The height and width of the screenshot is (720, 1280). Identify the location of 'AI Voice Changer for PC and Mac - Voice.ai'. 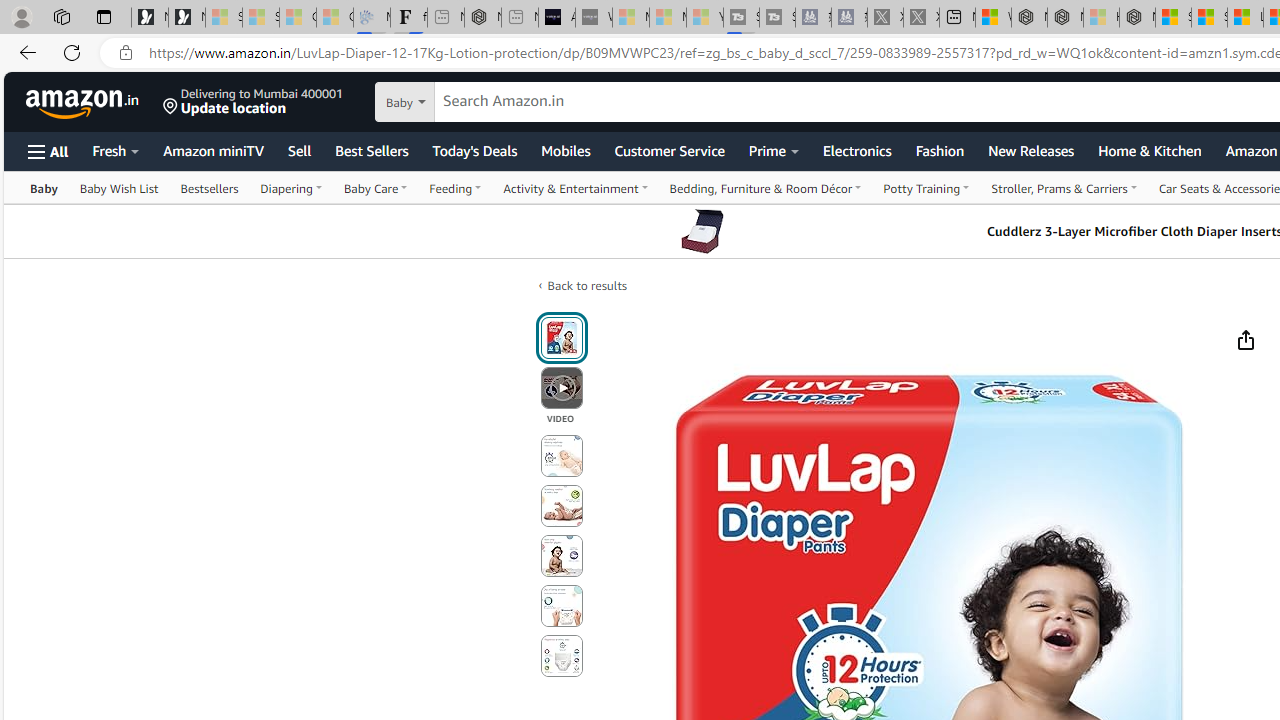
(556, 17).